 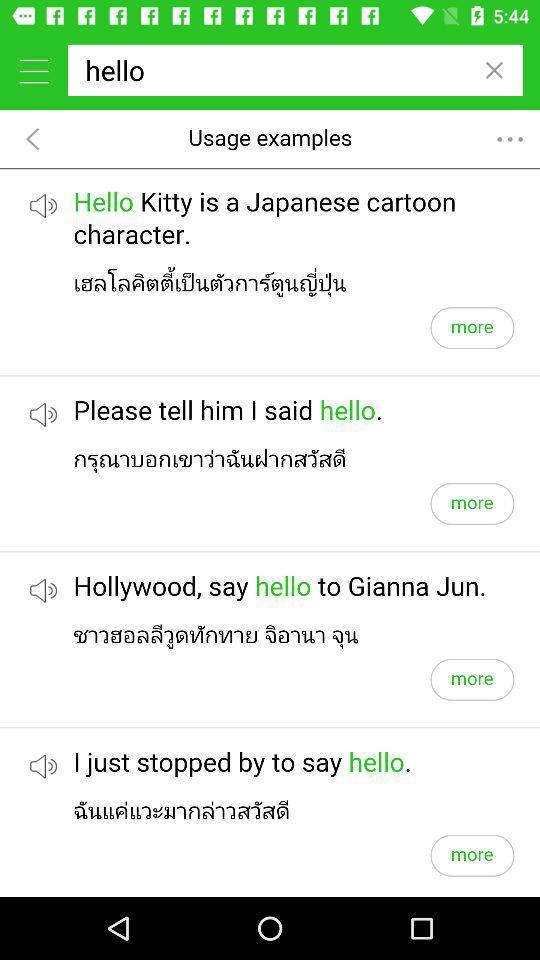 I want to click on list selection, so click(x=33, y=70).